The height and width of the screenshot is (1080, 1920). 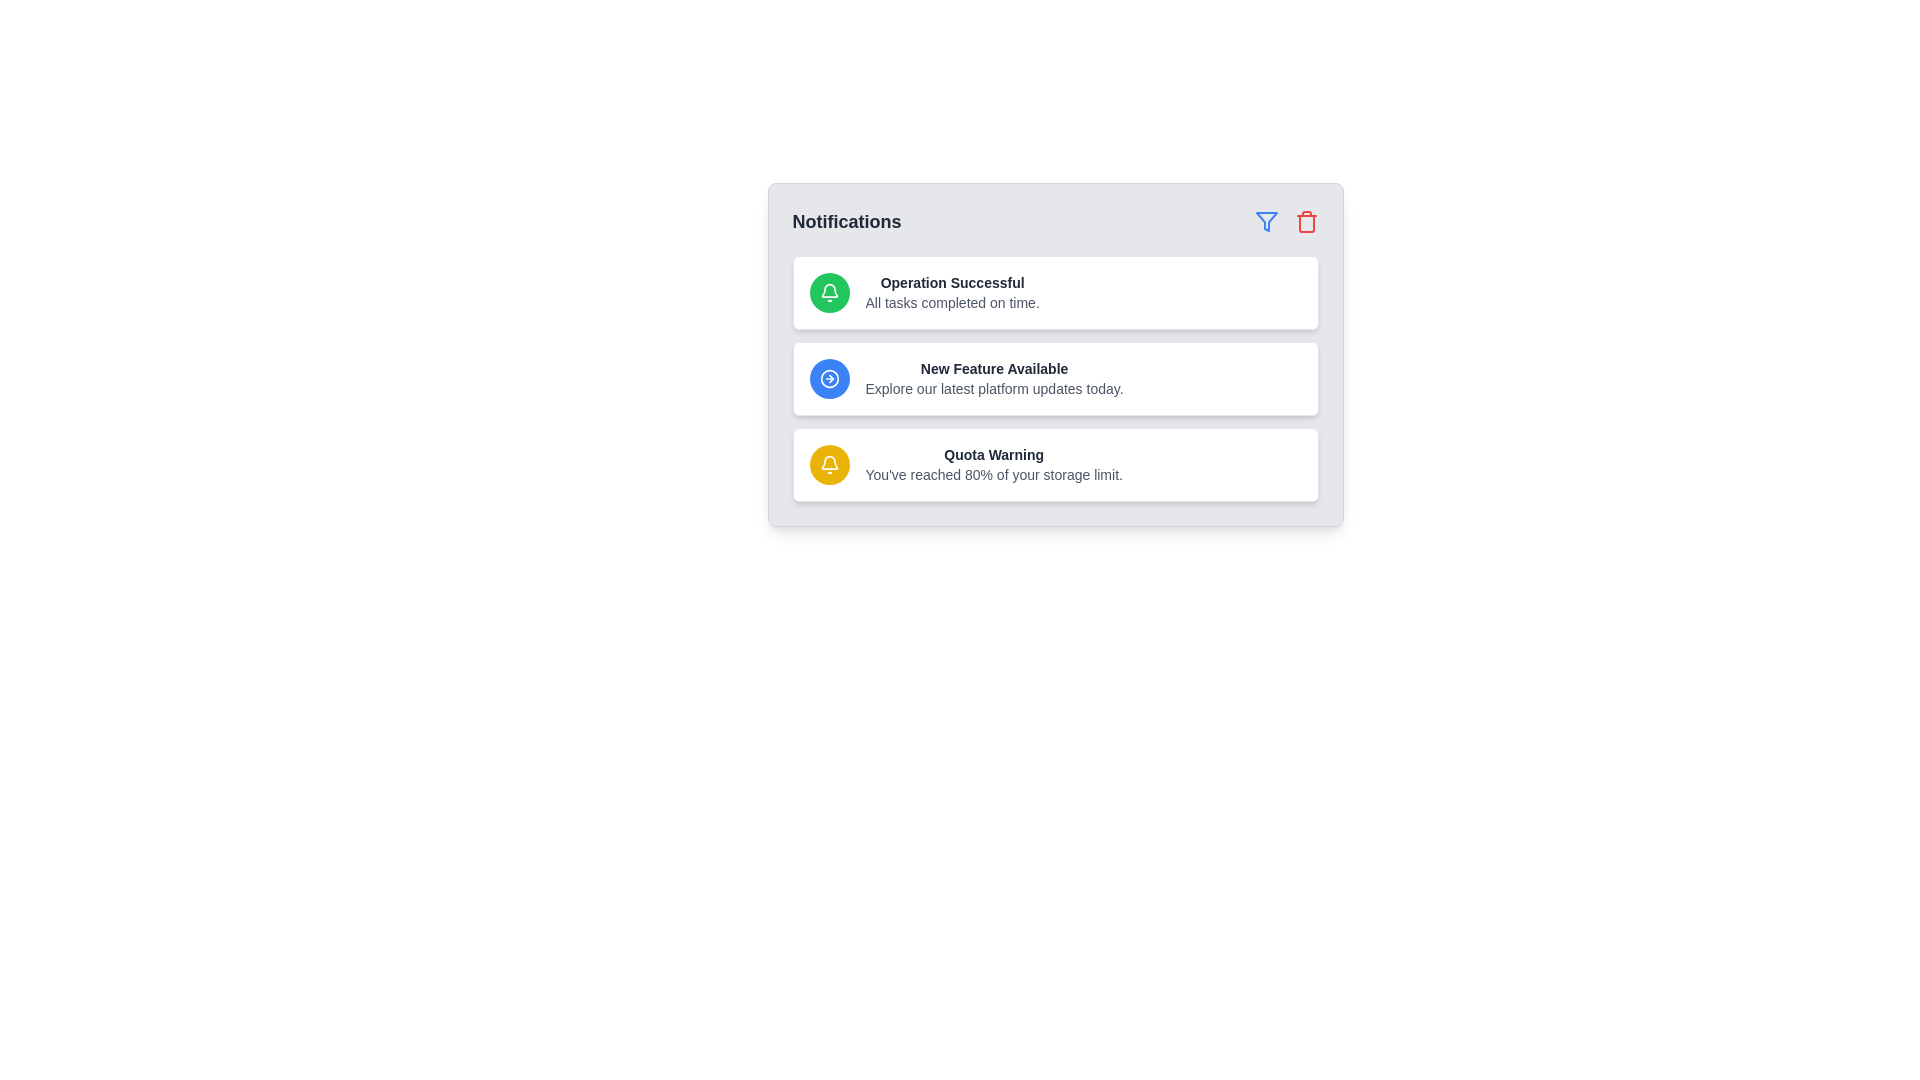 What do you see at coordinates (829, 289) in the screenshot?
I see `the bell-shaped SVG notification icon` at bounding box center [829, 289].